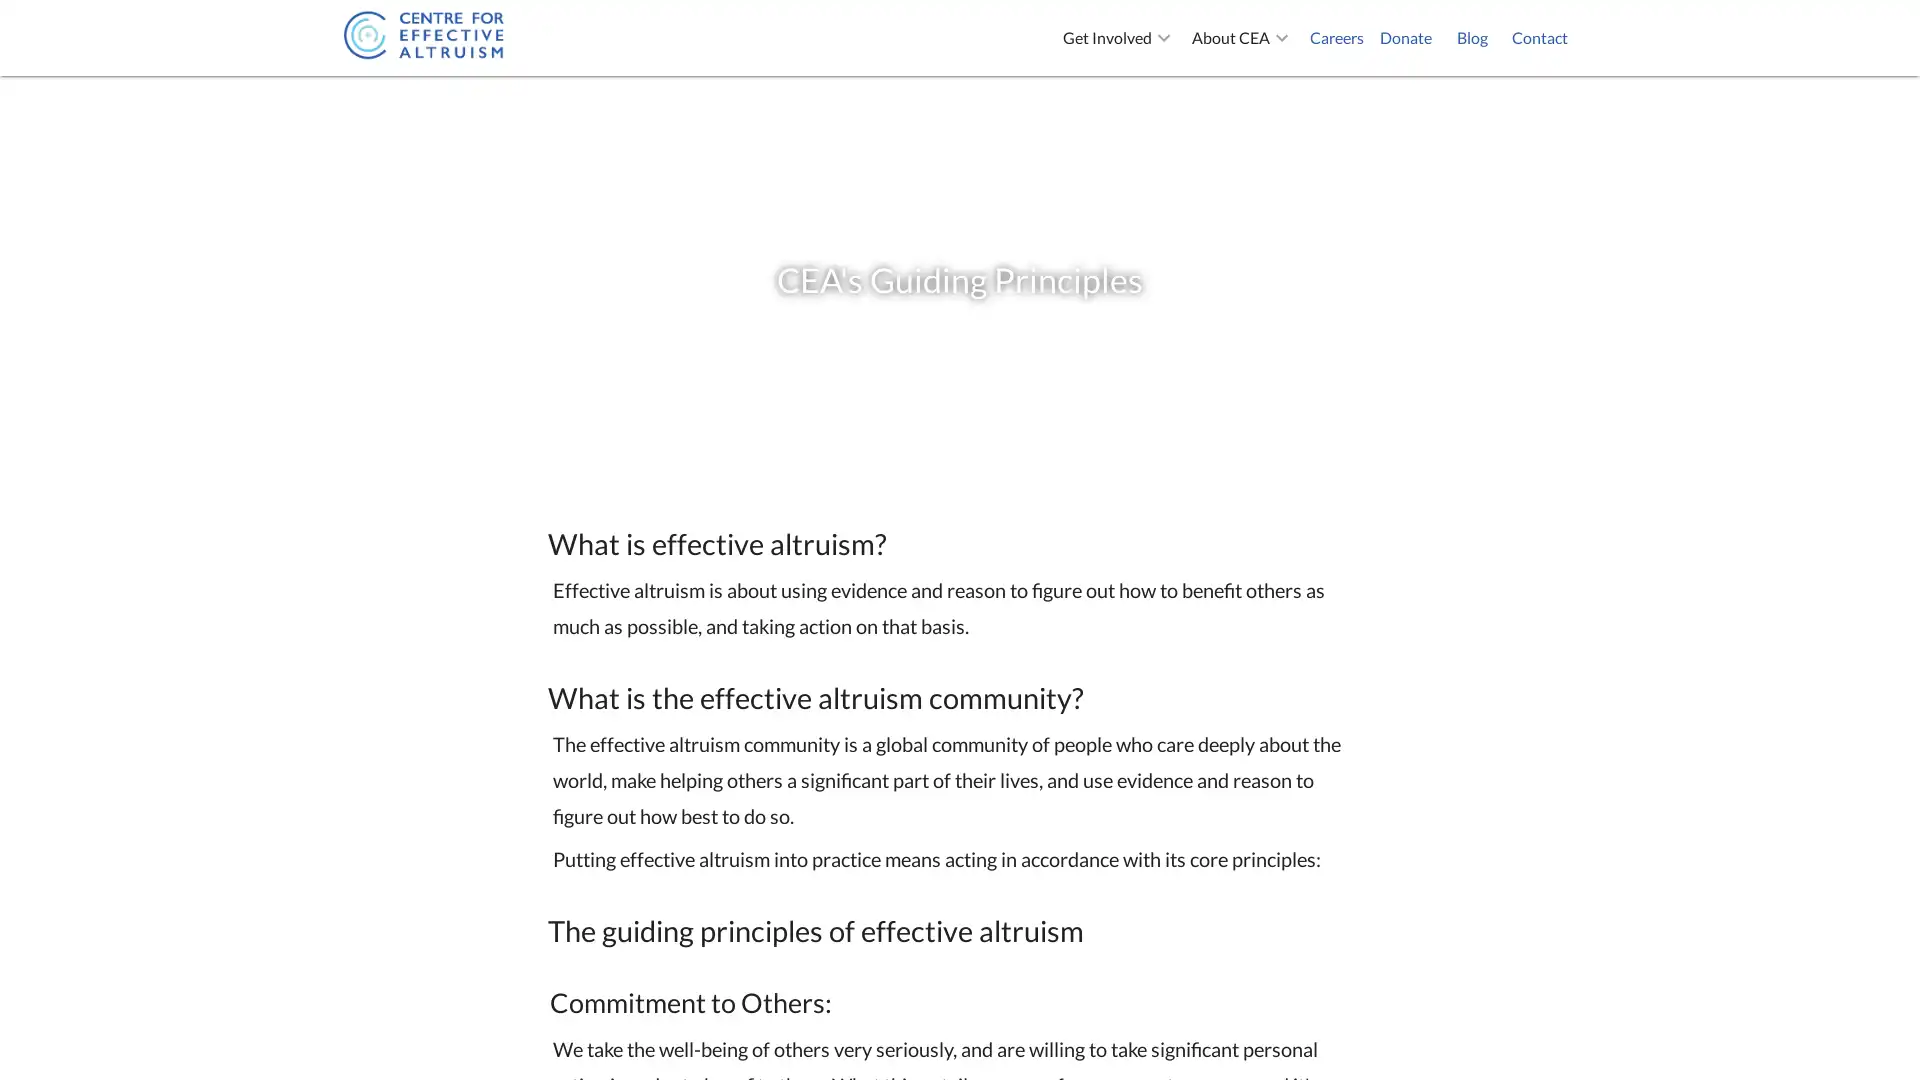  I want to click on About CEA, so click(1242, 38).